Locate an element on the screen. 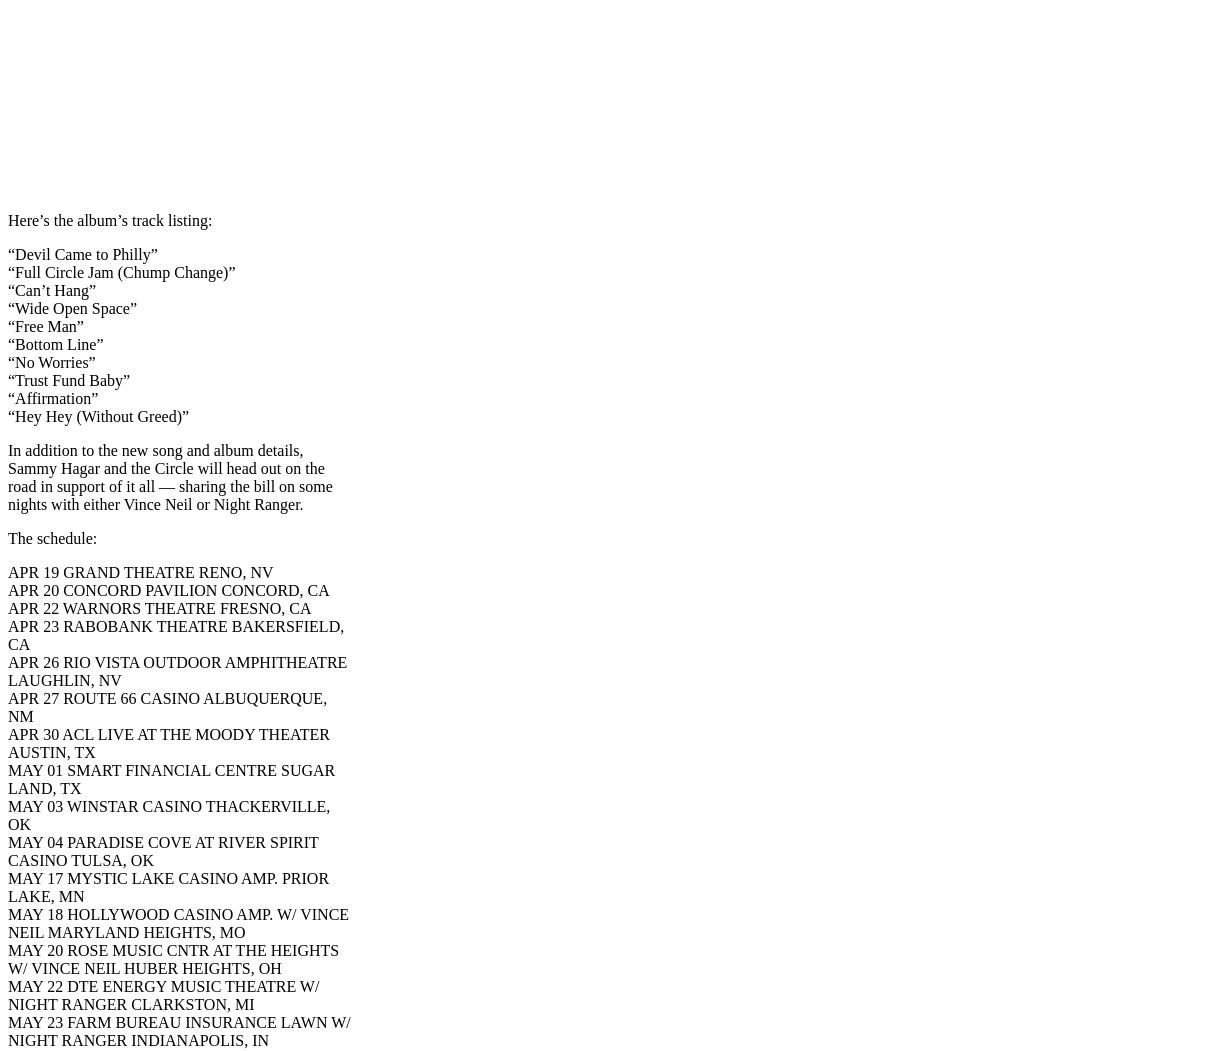 This screenshot has height=1051, width=1227. '“Trust Fund Baby”' is located at coordinates (68, 379).